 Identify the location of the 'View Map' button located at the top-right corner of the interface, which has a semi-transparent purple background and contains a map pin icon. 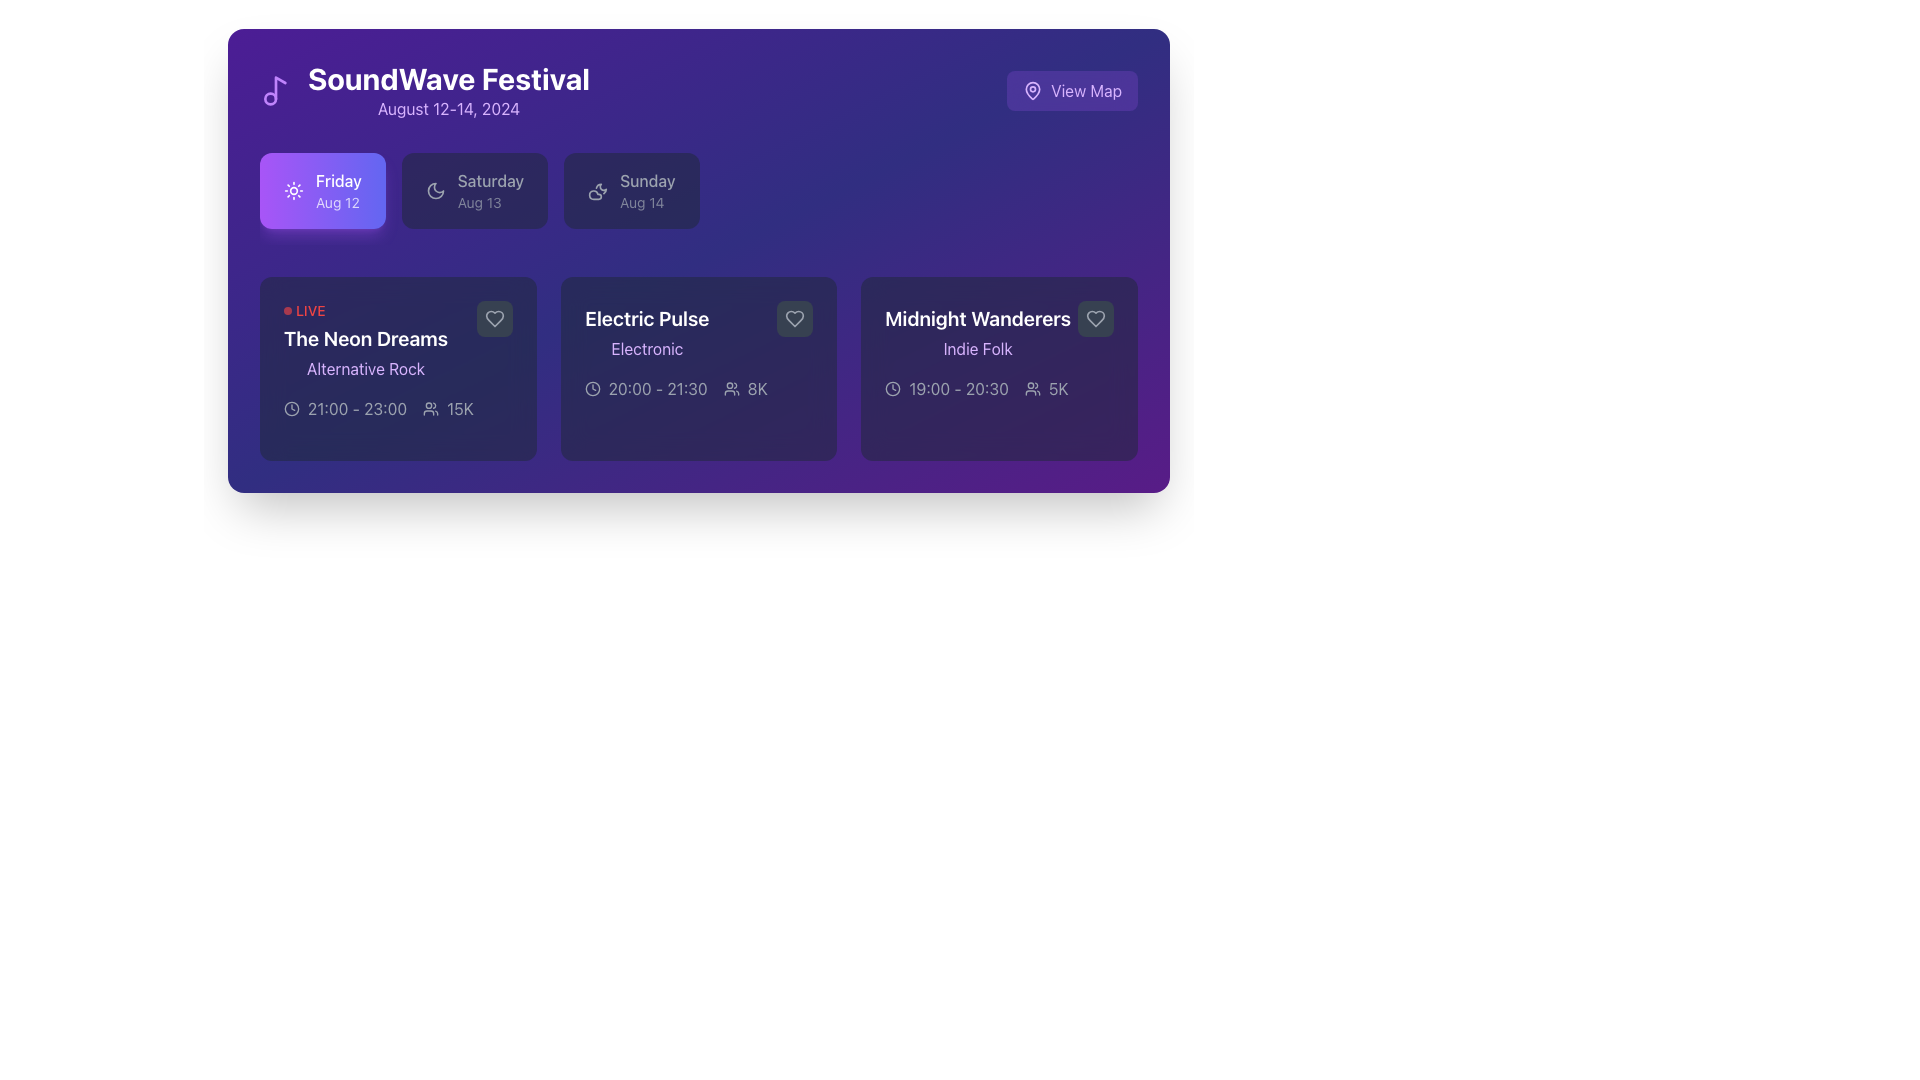
(1071, 91).